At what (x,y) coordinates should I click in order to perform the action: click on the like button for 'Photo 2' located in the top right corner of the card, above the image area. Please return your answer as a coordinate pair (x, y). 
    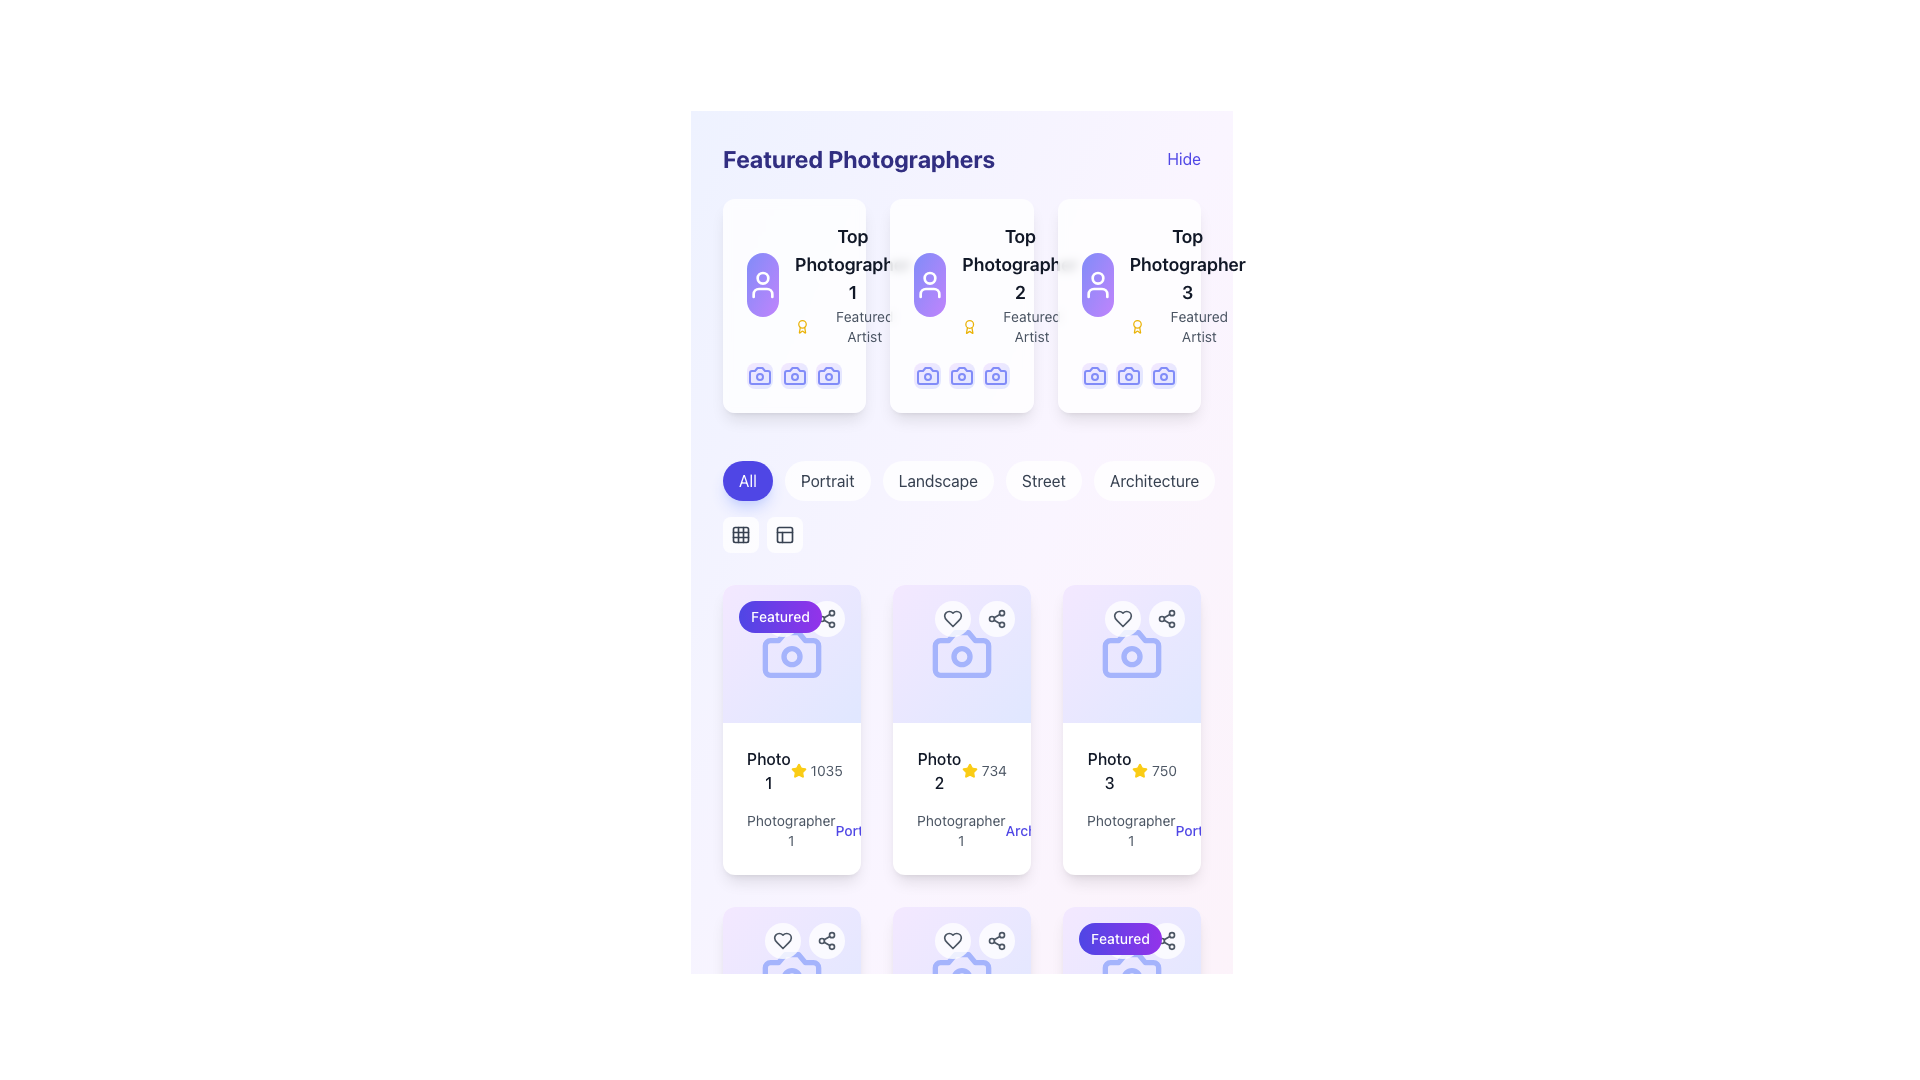
    Looking at the image, I should click on (952, 941).